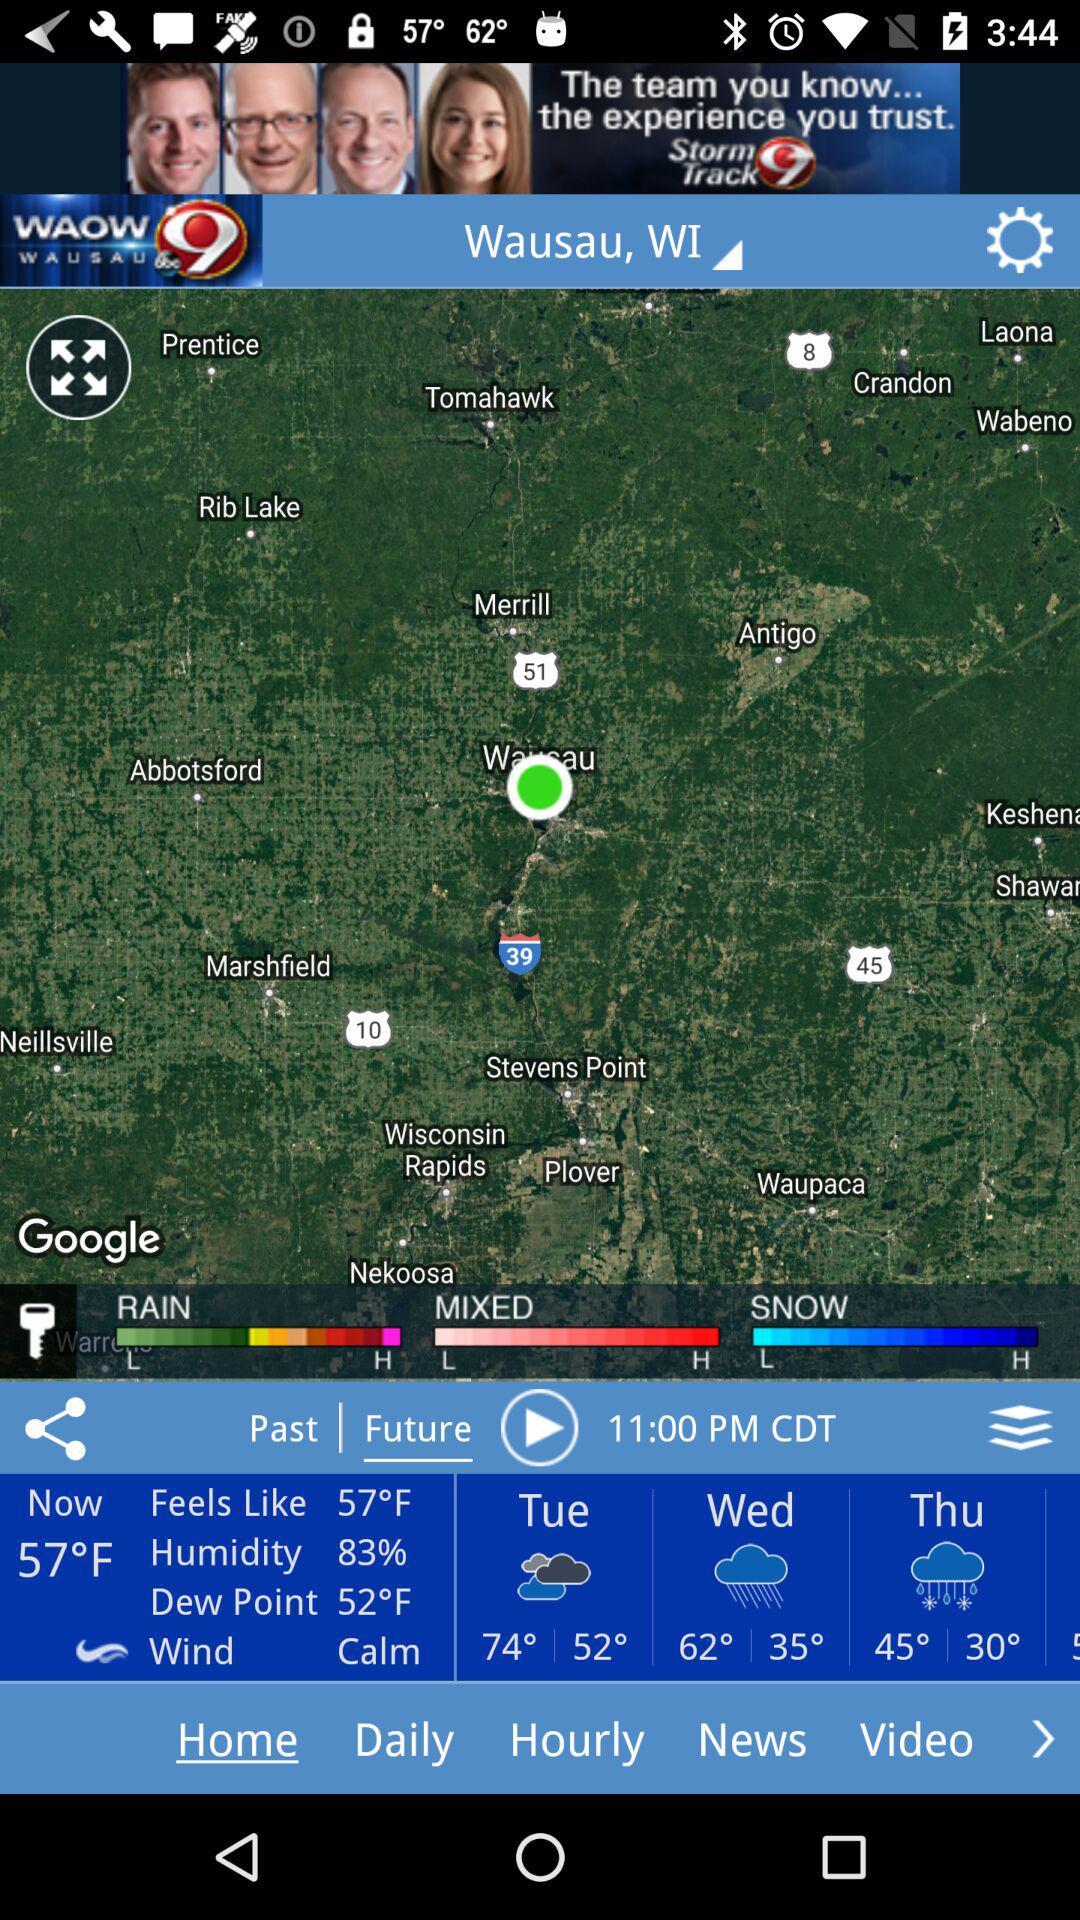  What do you see at coordinates (131, 240) in the screenshot?
I see `the volume icon` at bounding box center [131, 240].